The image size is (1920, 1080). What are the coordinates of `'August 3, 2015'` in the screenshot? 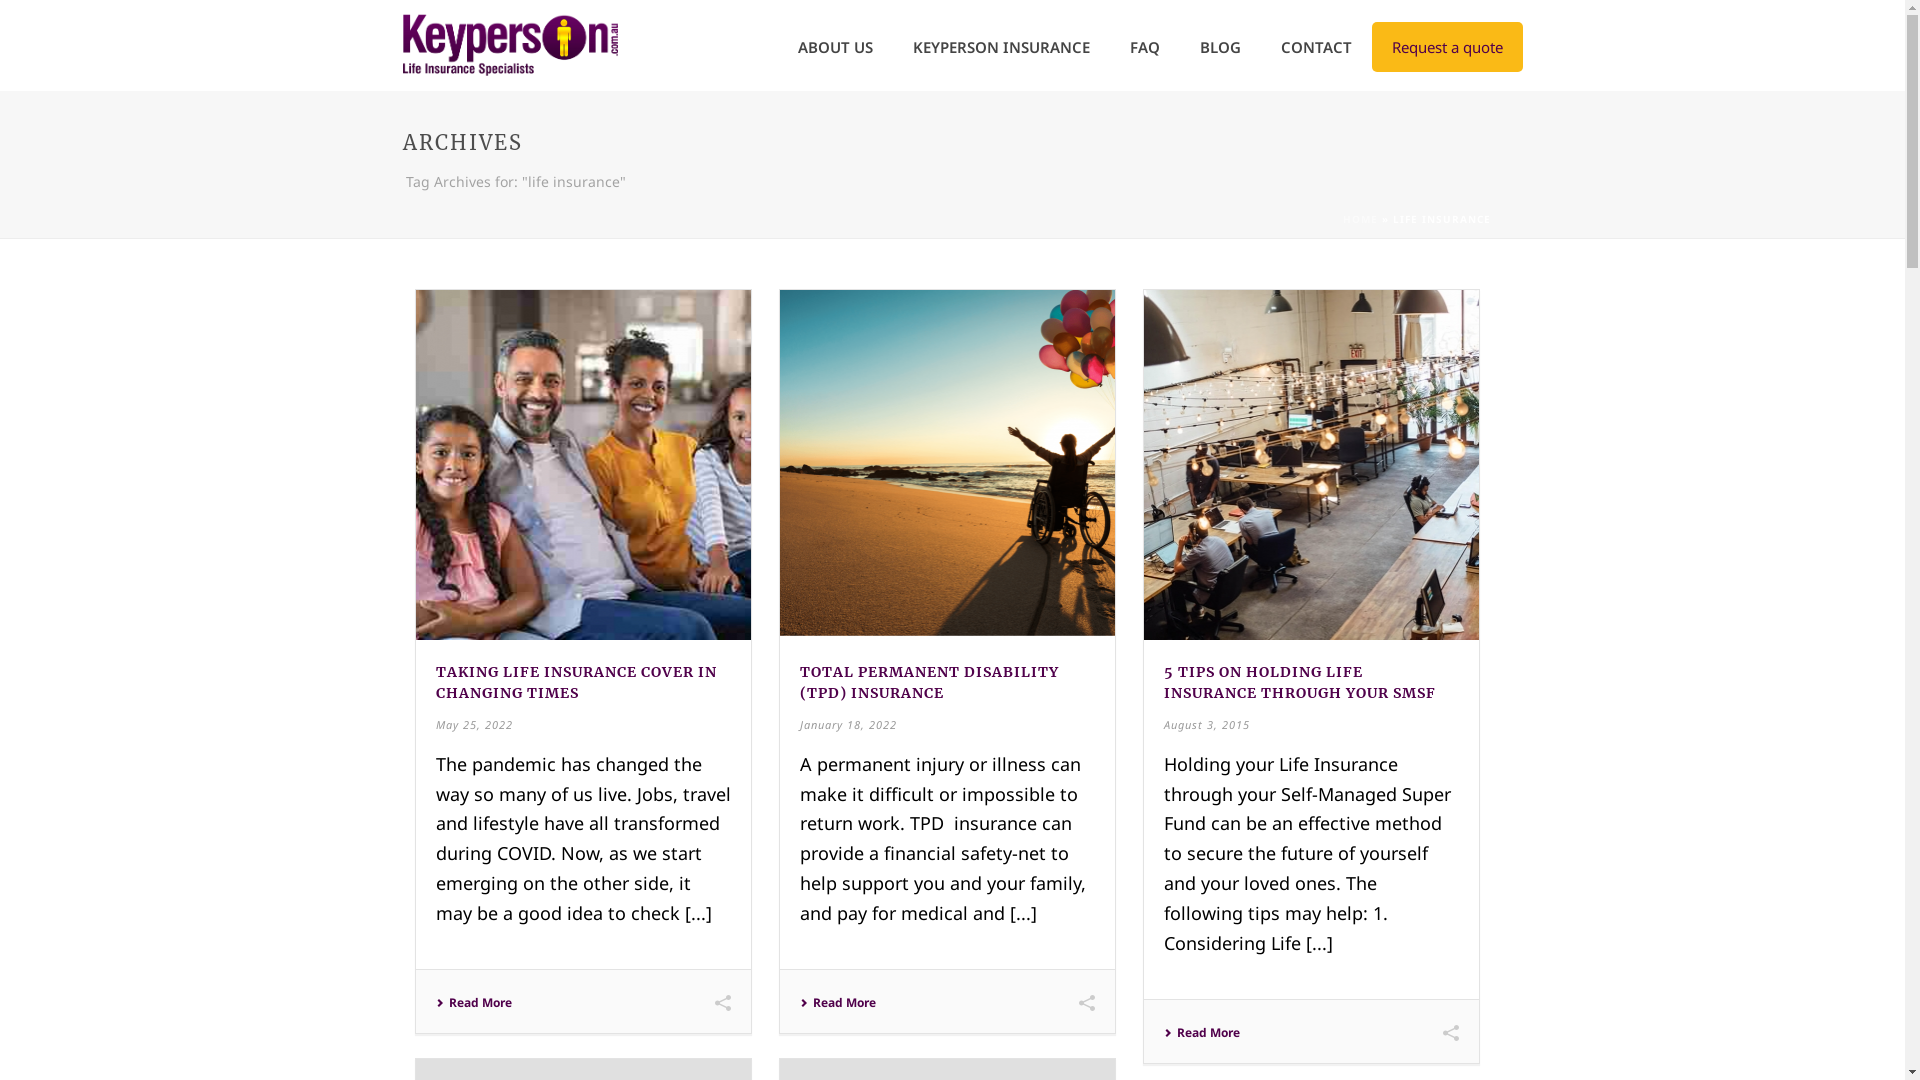 It's located at (1205, 723).